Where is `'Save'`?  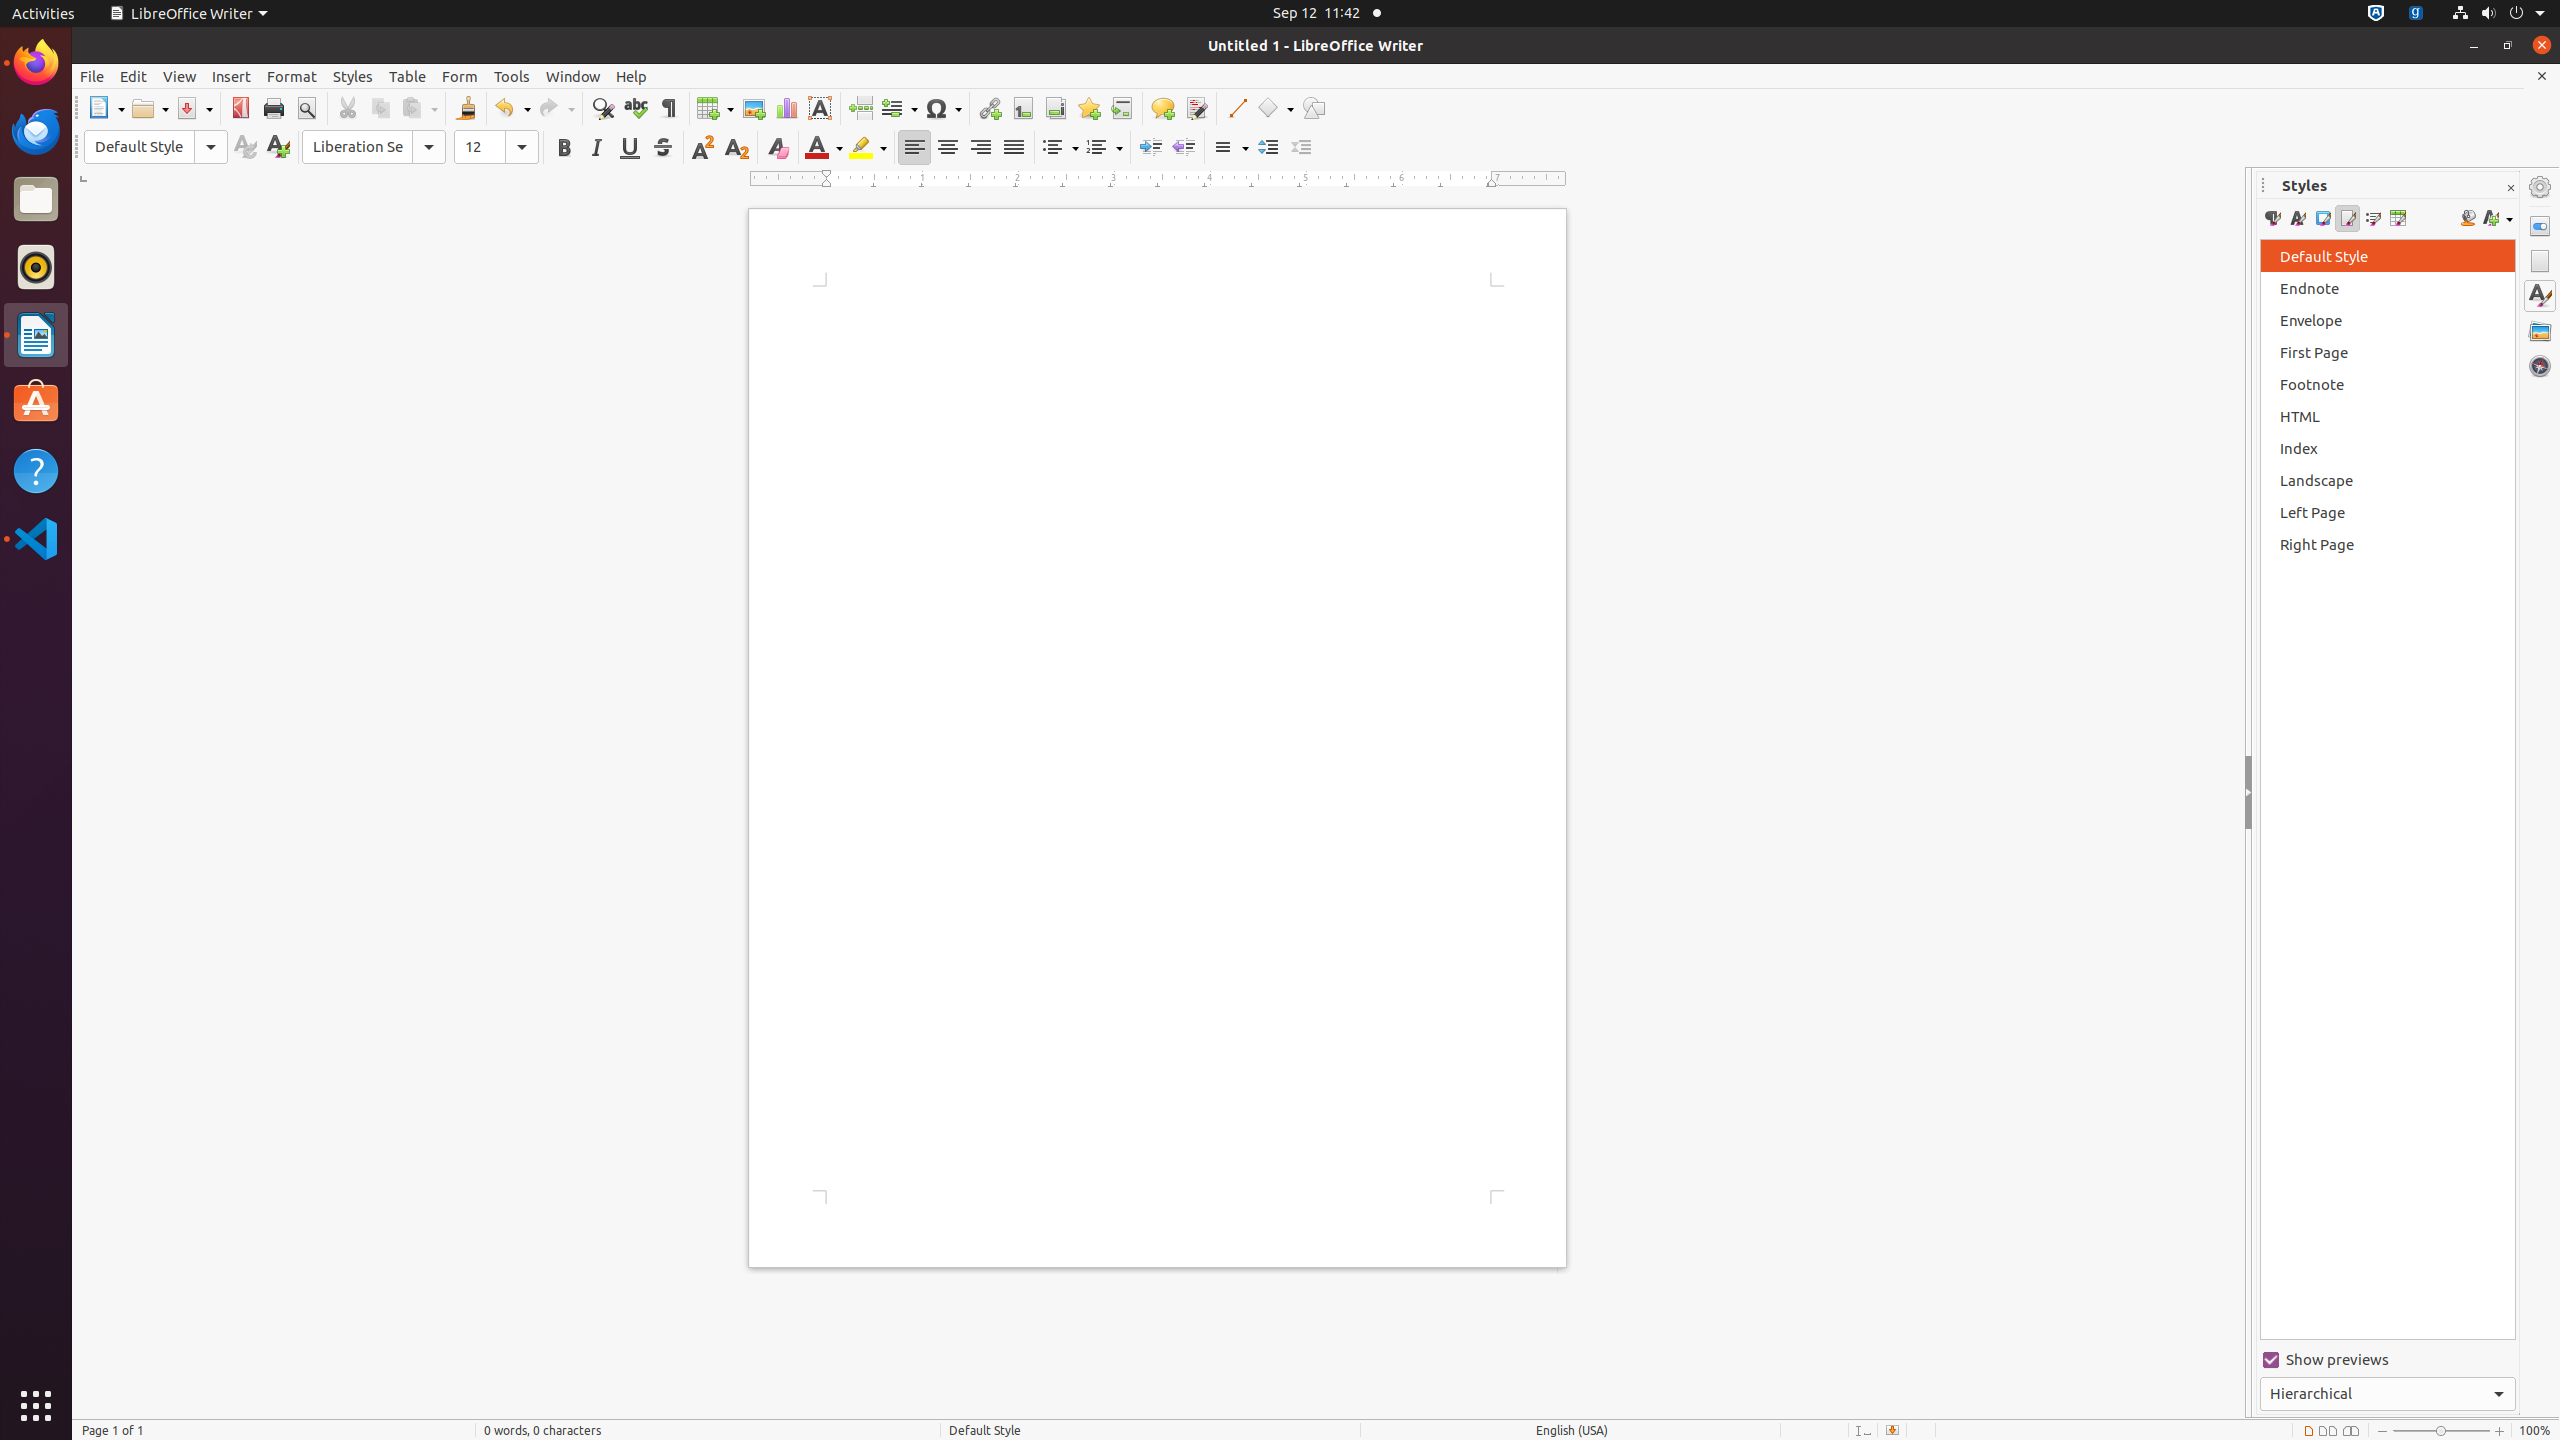 'Save' is located at coordinates (193, 107).